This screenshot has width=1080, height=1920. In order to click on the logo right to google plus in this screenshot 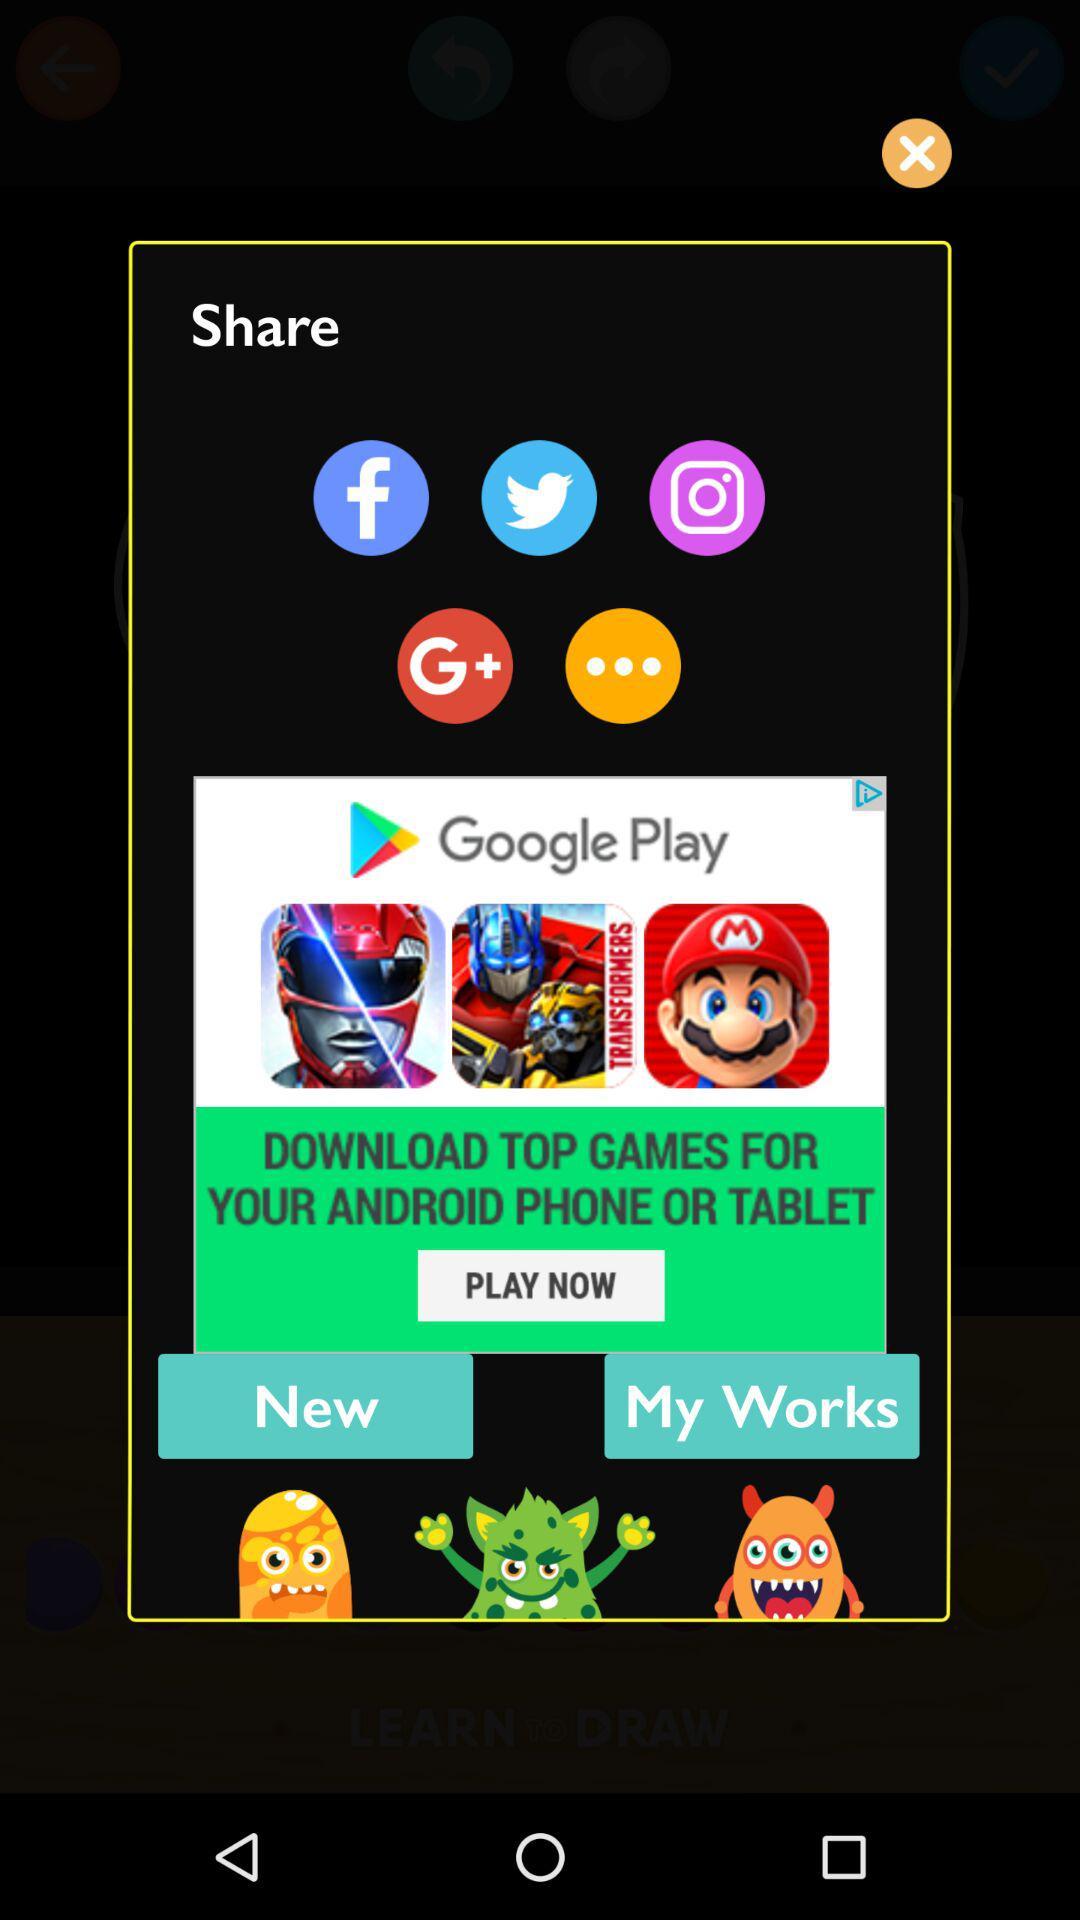, I will do `click(622, 666)`.